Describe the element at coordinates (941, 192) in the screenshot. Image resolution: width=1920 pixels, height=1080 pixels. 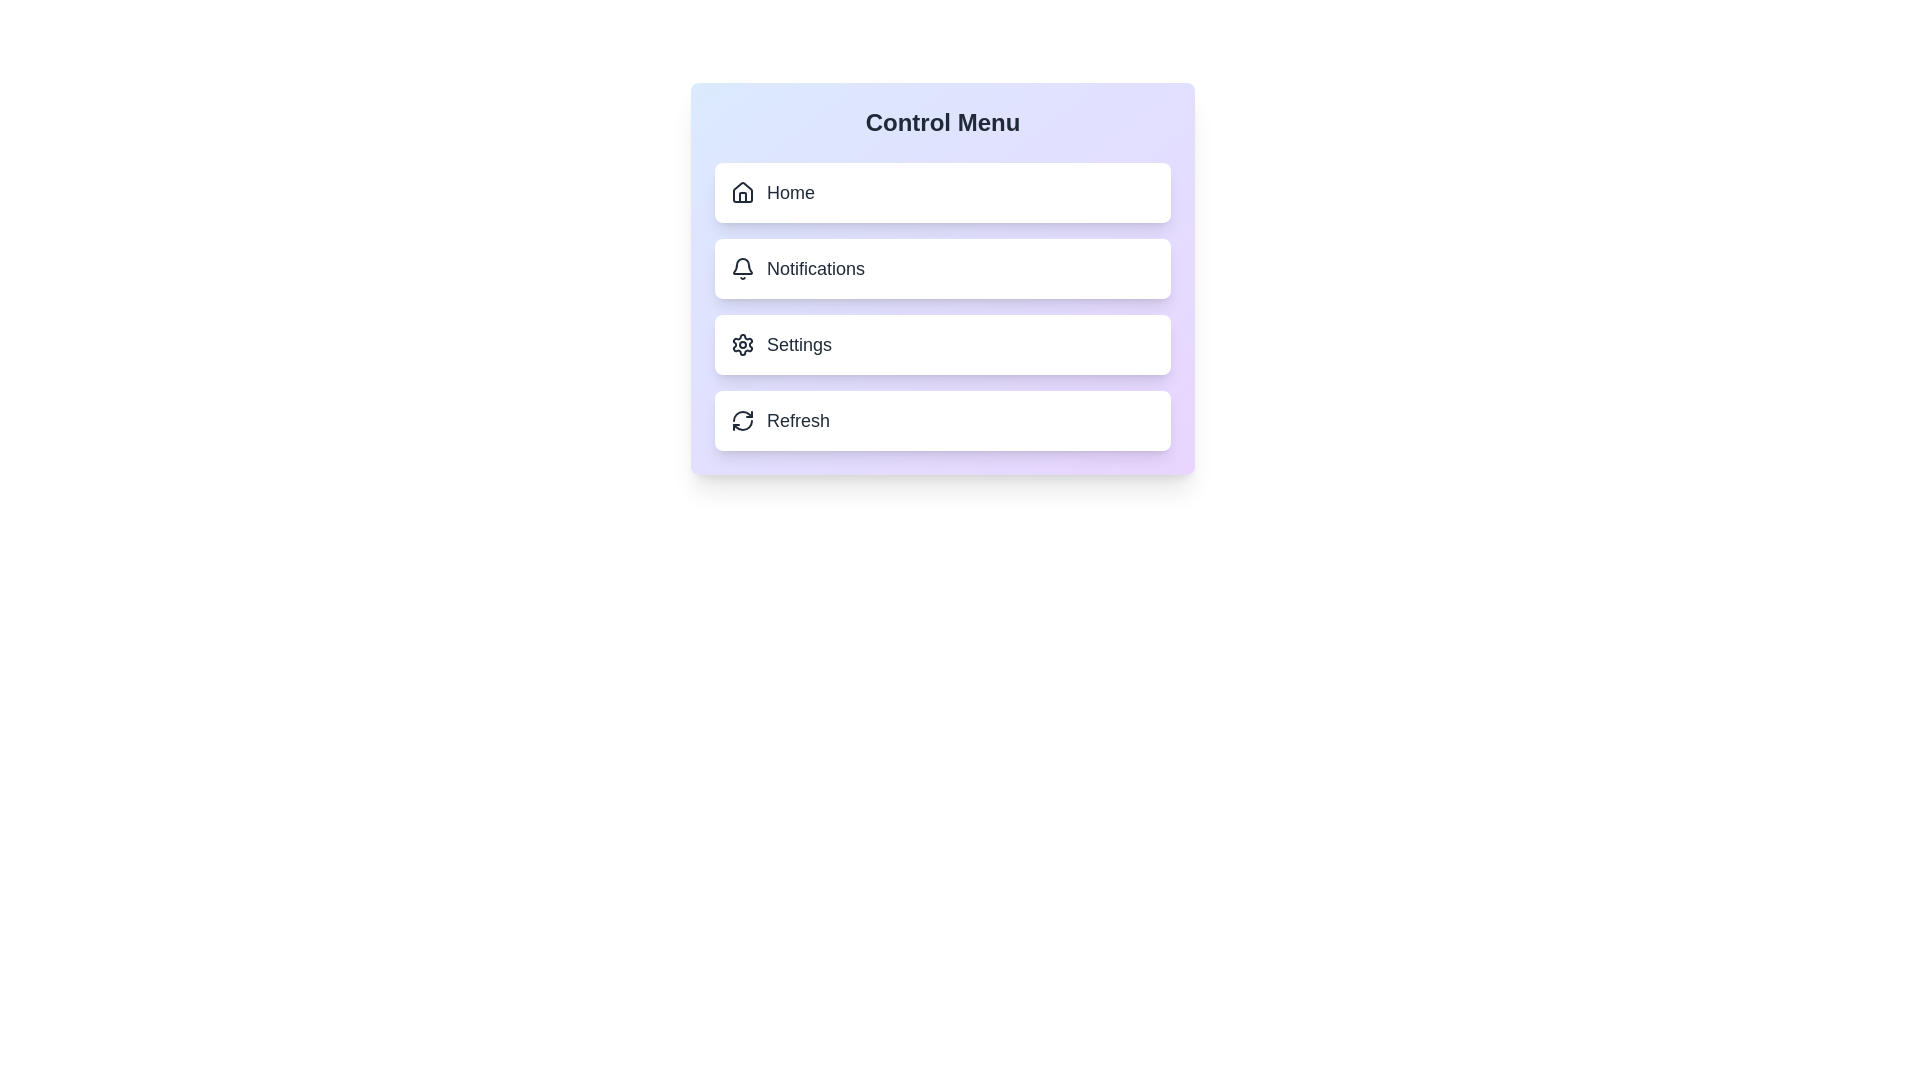
I see `the Home button to select the corresponding menu option` at that location.